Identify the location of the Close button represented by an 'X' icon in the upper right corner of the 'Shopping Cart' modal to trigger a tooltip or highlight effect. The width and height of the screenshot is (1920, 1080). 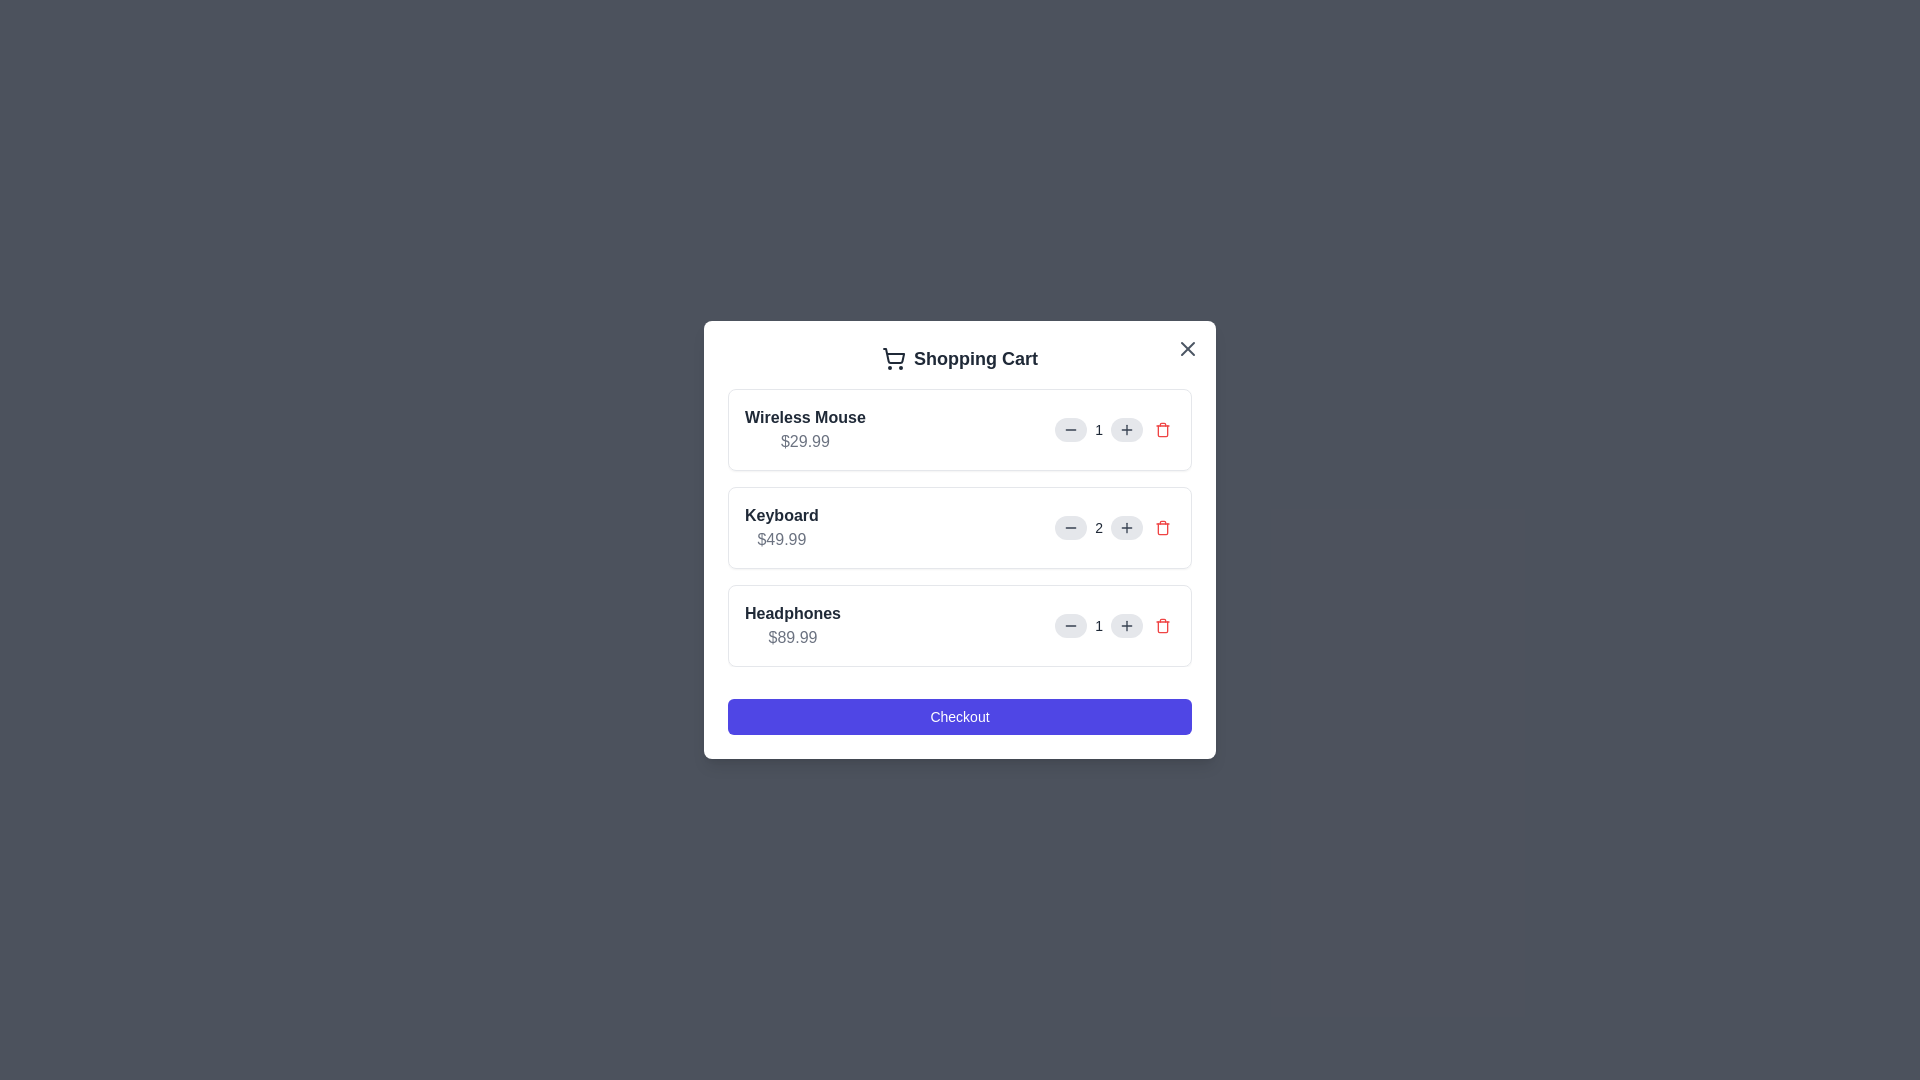
(1188, 347).